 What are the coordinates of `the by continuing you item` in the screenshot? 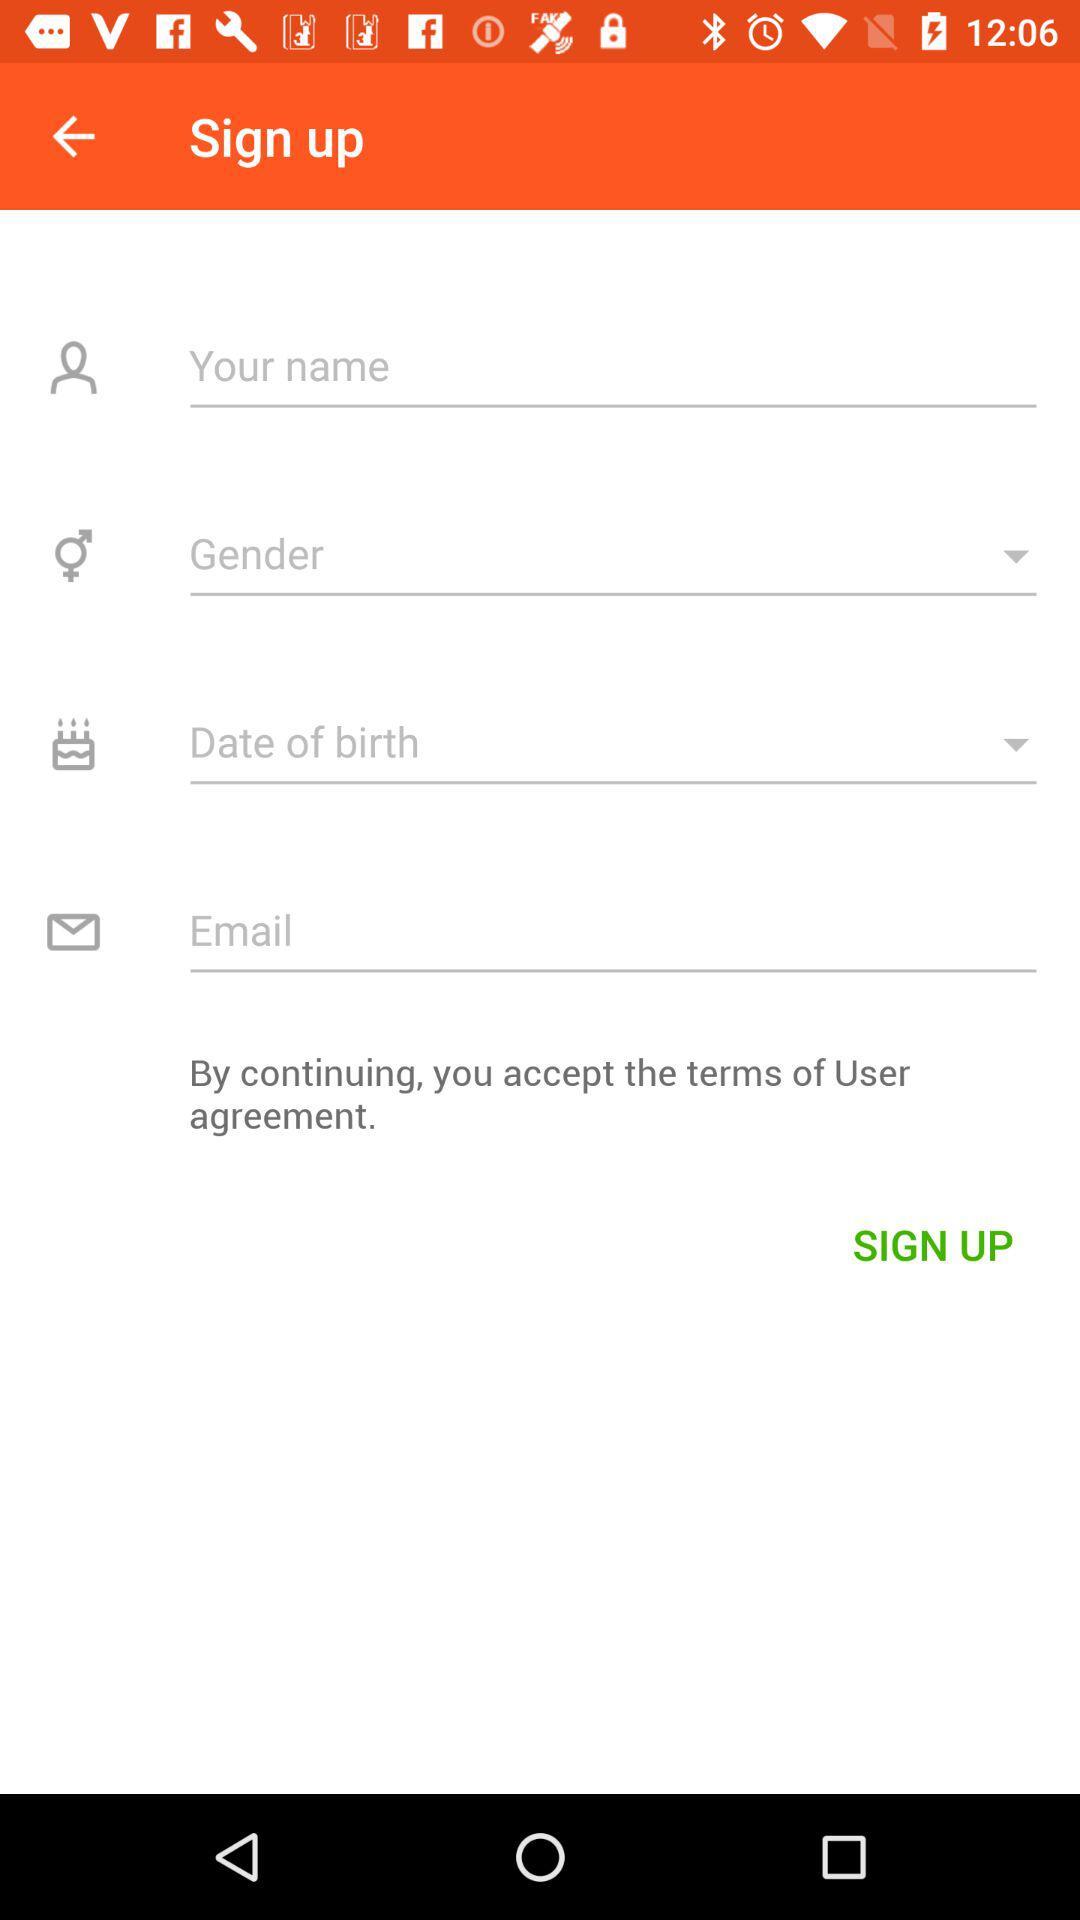 It's located at (540, 1102).